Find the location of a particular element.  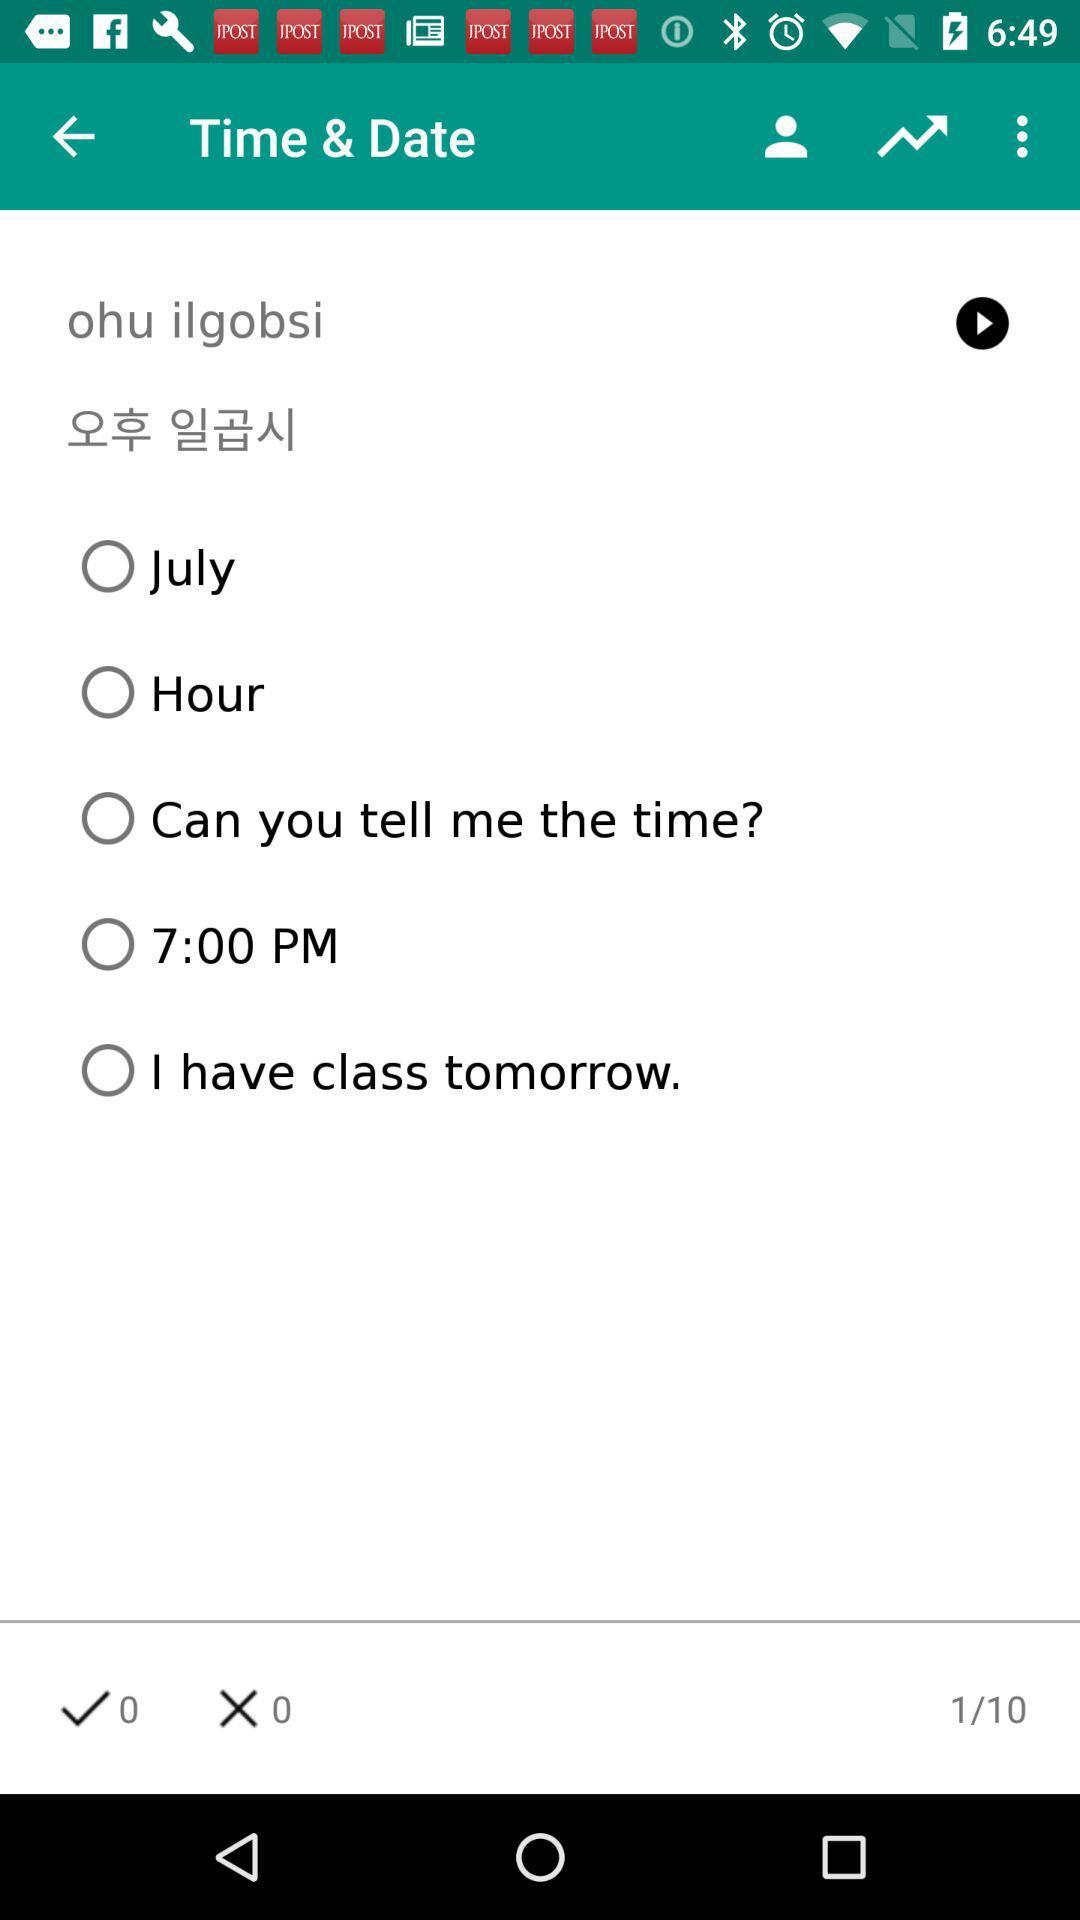

the icon next to time & date icon is located at coordinates (785, 135).